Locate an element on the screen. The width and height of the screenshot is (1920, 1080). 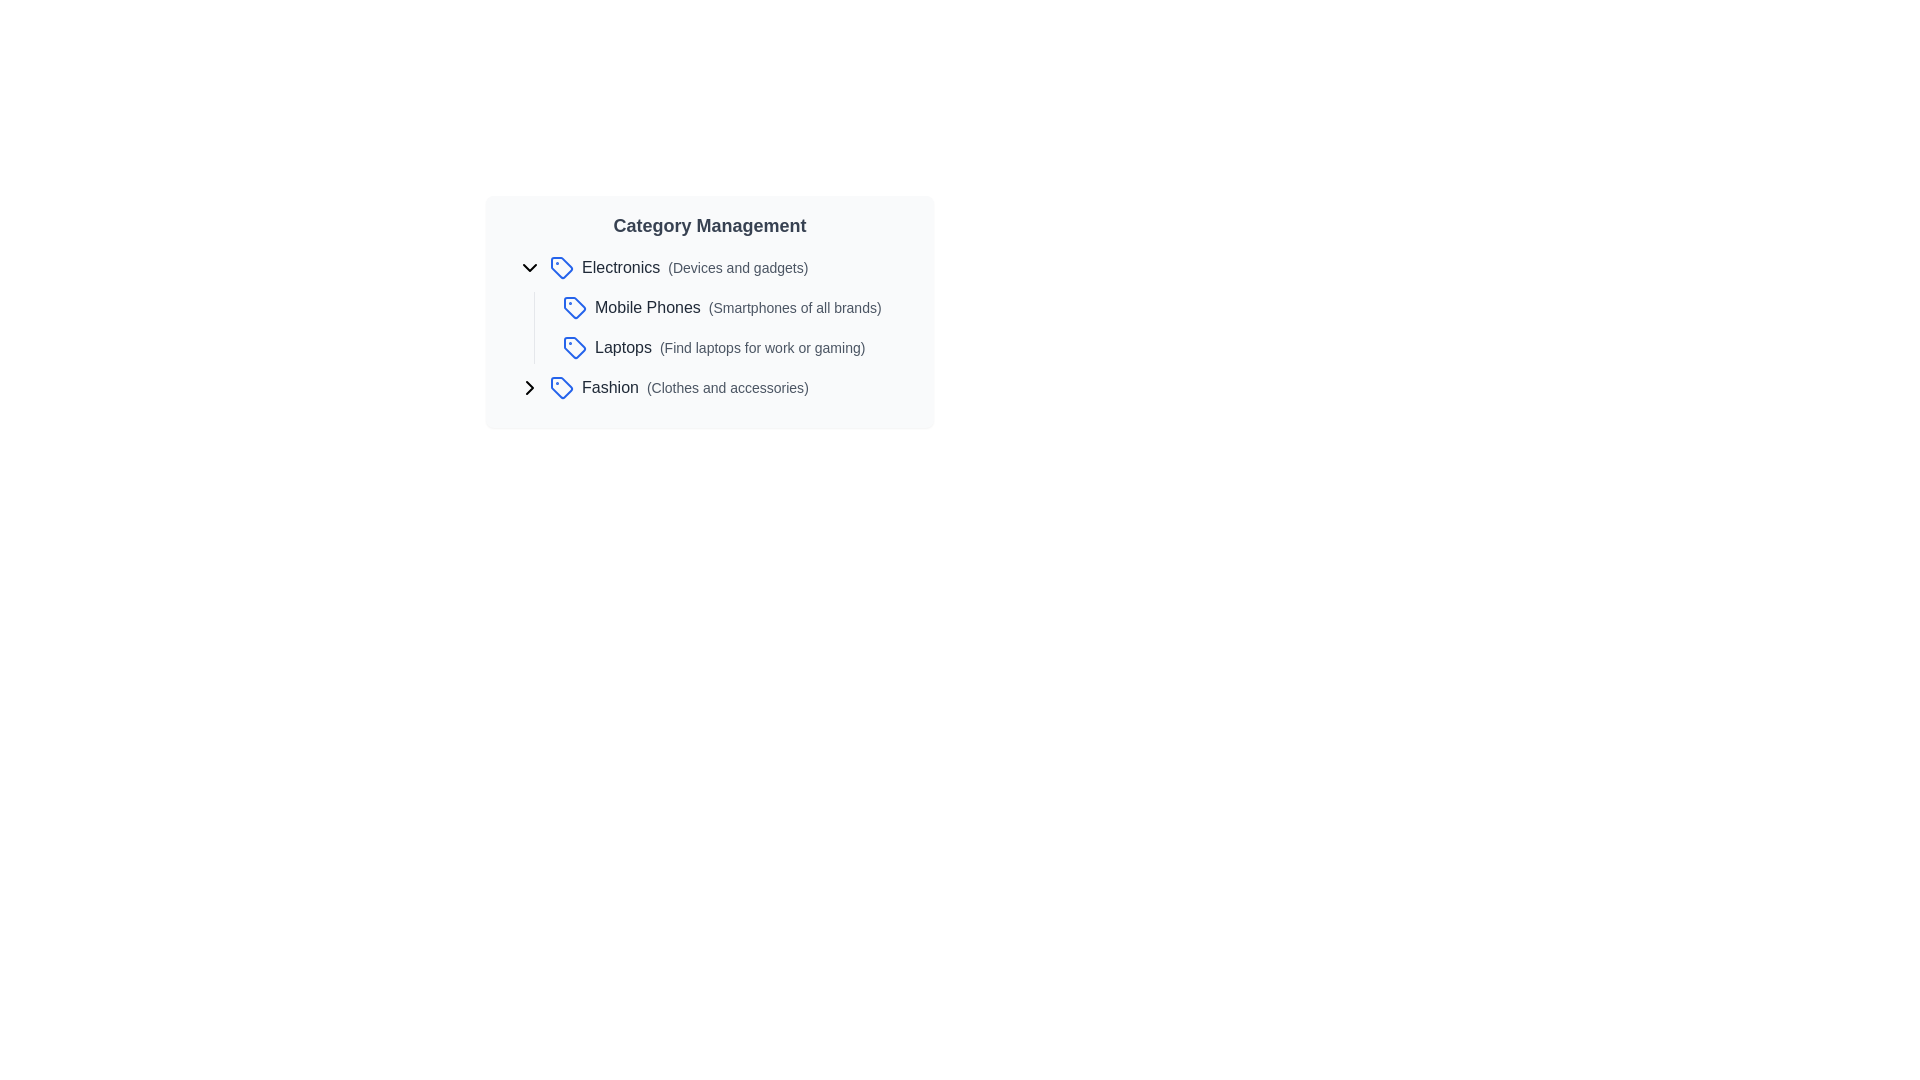
the descriptive text label for the 'Laptops' category, which is positioned to the right and slightly below the bold text 'Laptops' within the 'Category Management' menu under 'Electronics' is located at coordinates (761, 346).